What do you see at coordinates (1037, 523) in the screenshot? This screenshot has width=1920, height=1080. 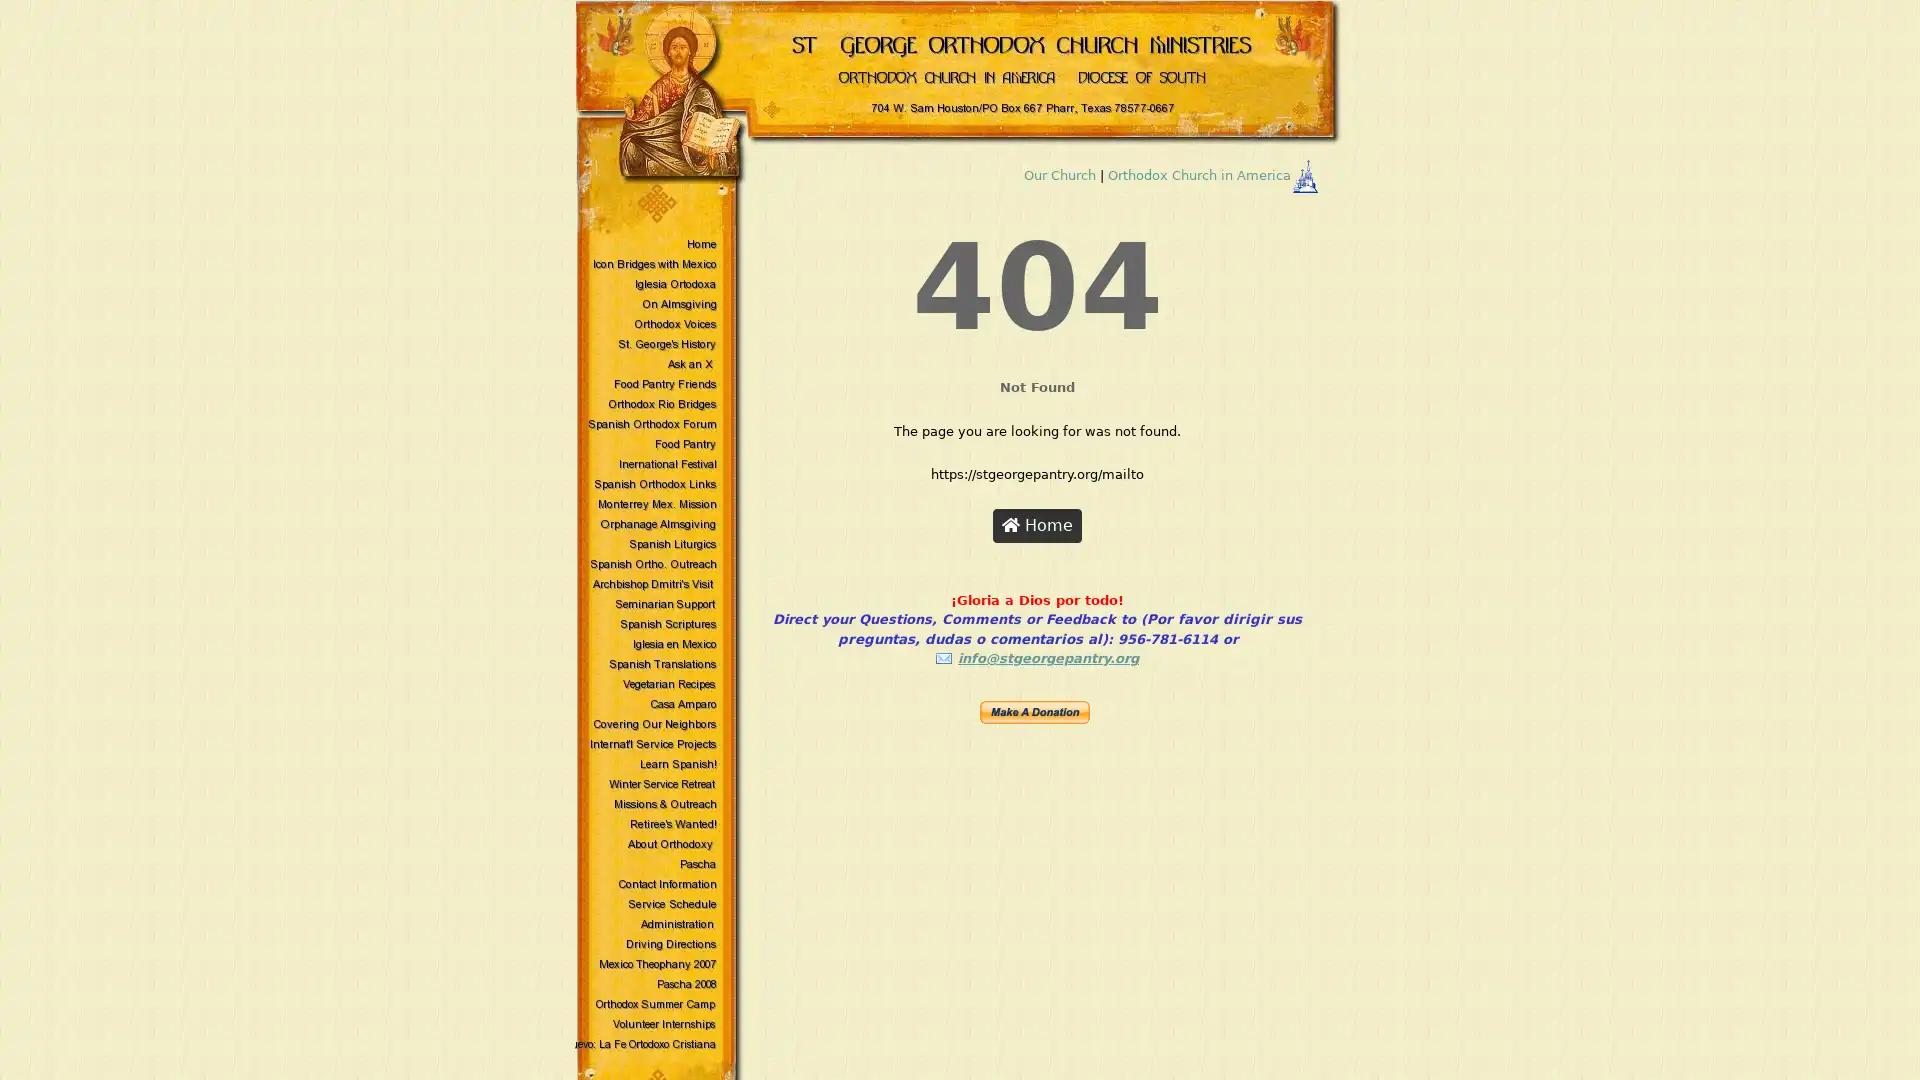 I see `Home` at bounding box center [1037, 523].